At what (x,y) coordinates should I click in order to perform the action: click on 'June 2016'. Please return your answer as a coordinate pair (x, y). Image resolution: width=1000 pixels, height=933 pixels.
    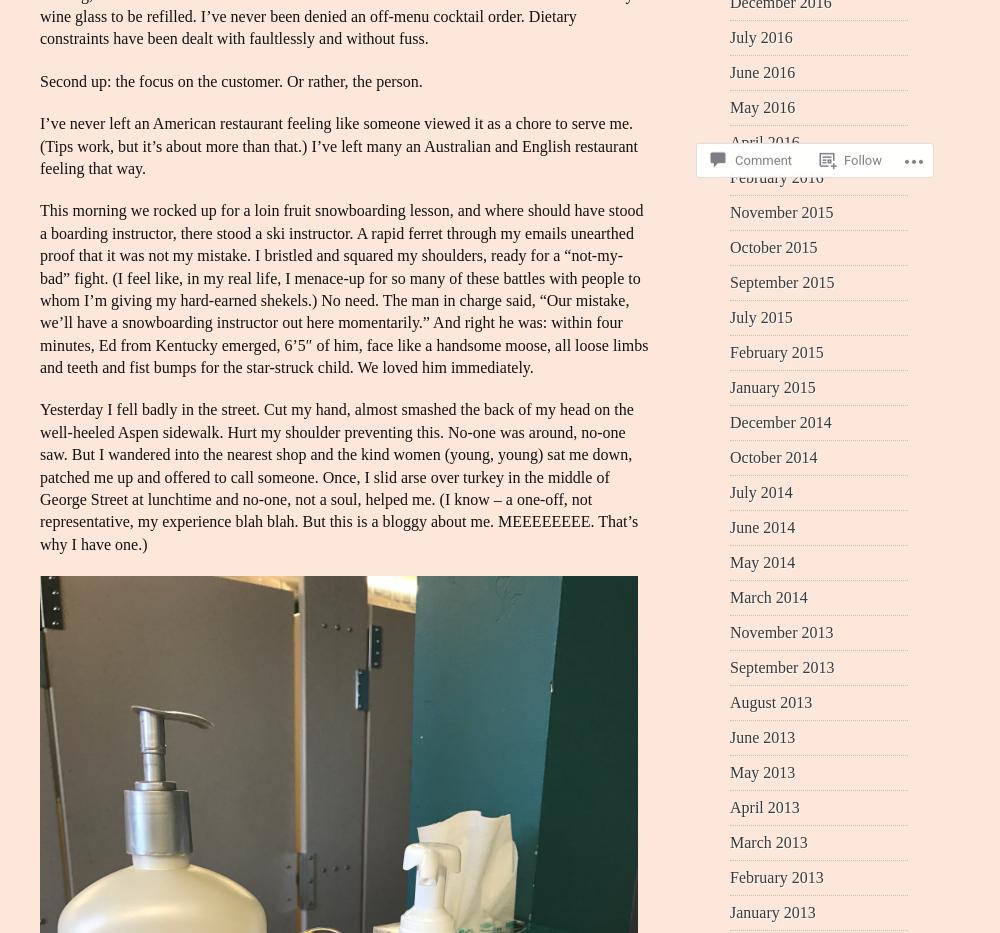
    Looking at the image, I should click on (729, 71).